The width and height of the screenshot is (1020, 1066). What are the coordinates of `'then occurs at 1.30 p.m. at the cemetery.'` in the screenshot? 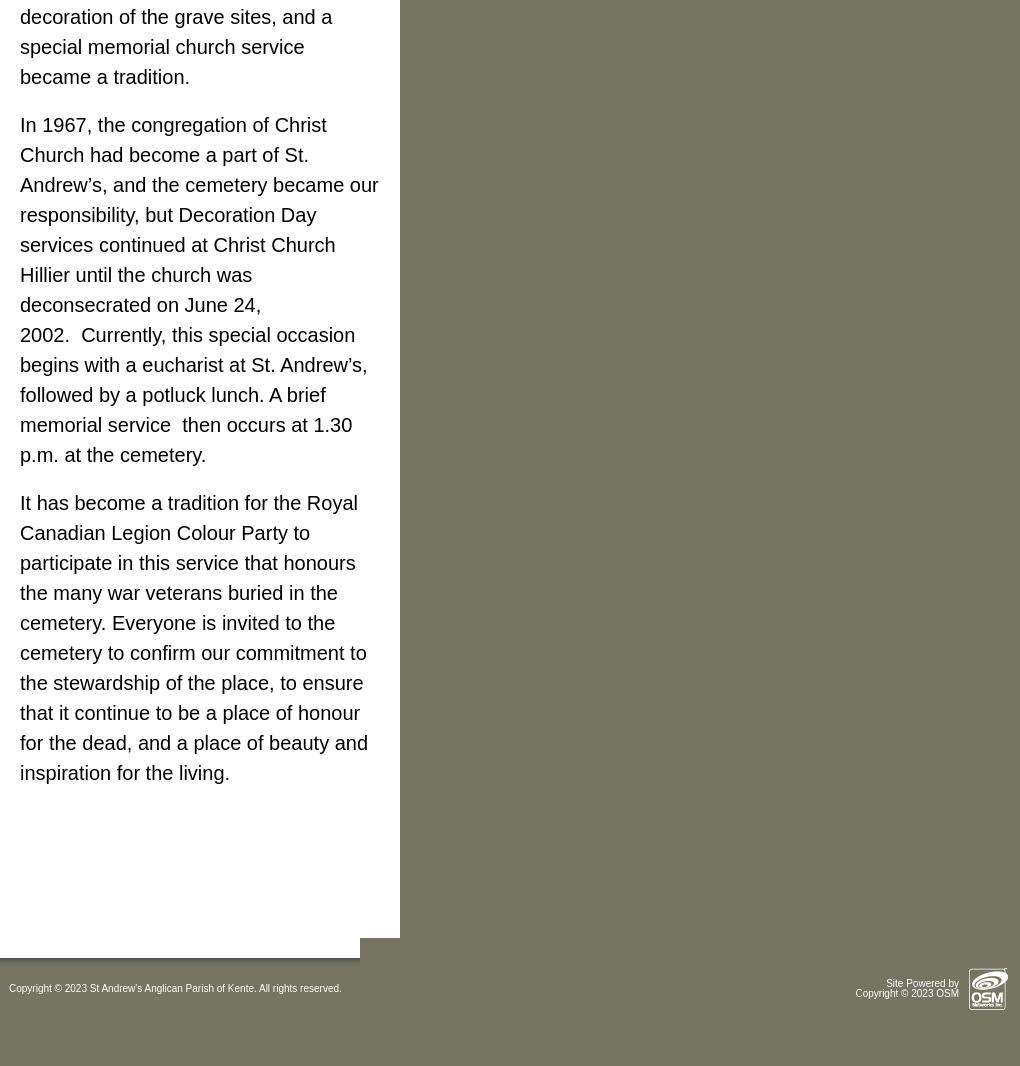 It's located at (185, 440).